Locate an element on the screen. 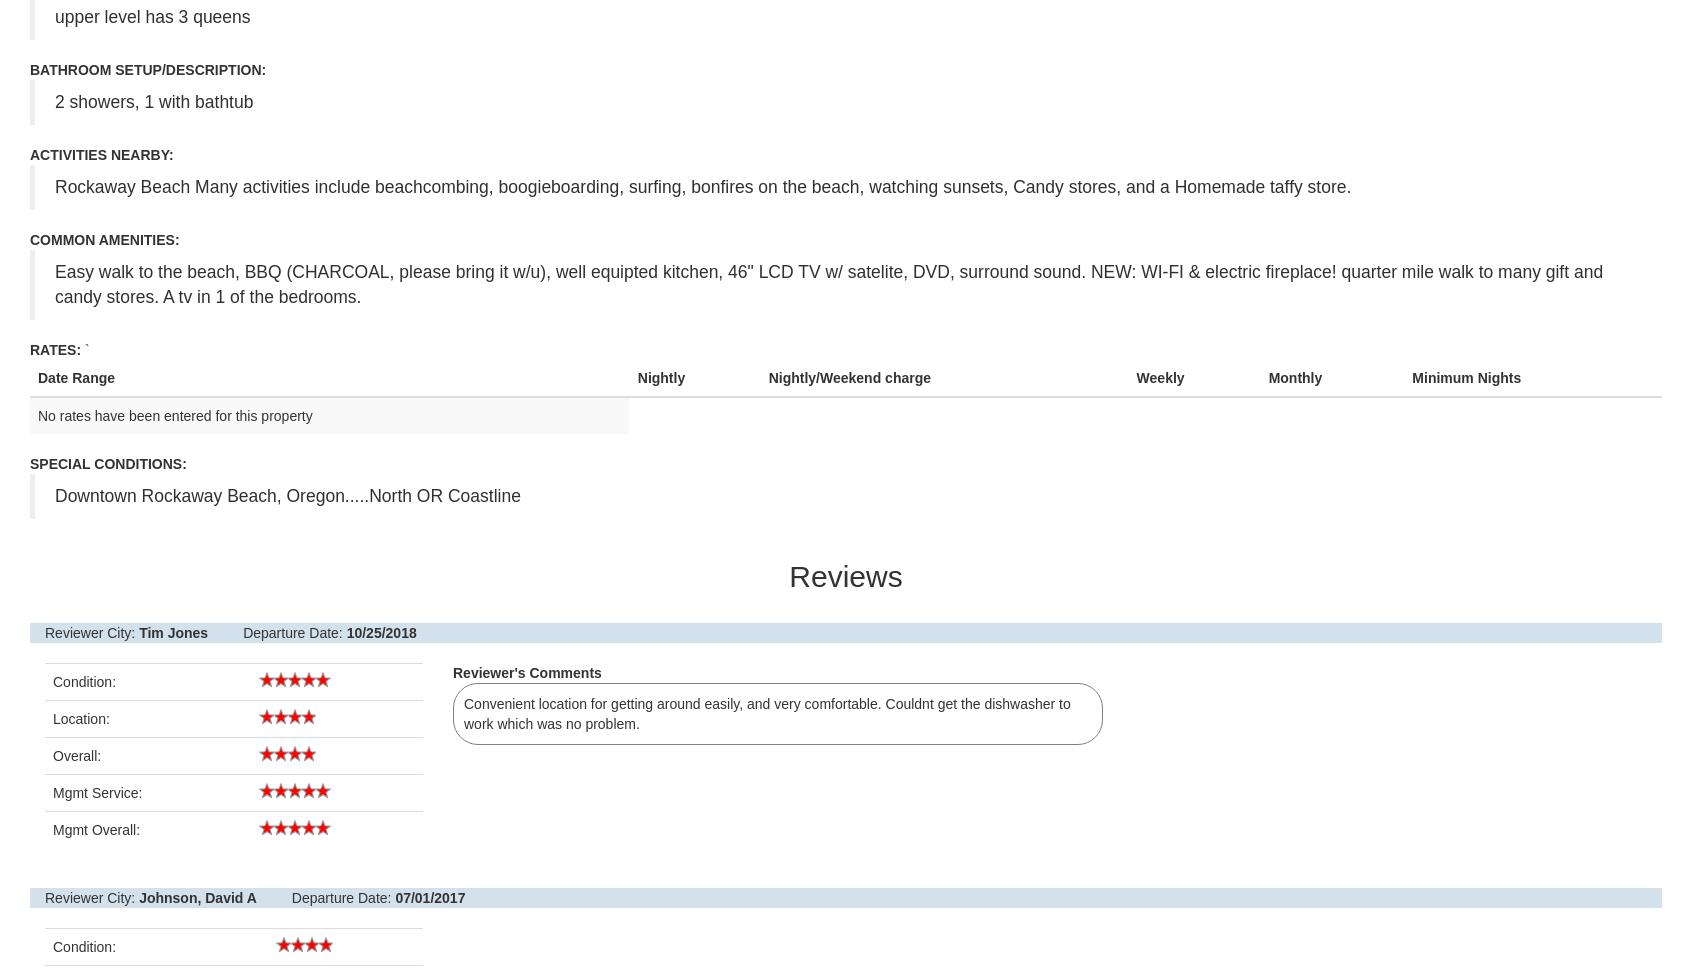  '`' is located at coordinates (84, 348).